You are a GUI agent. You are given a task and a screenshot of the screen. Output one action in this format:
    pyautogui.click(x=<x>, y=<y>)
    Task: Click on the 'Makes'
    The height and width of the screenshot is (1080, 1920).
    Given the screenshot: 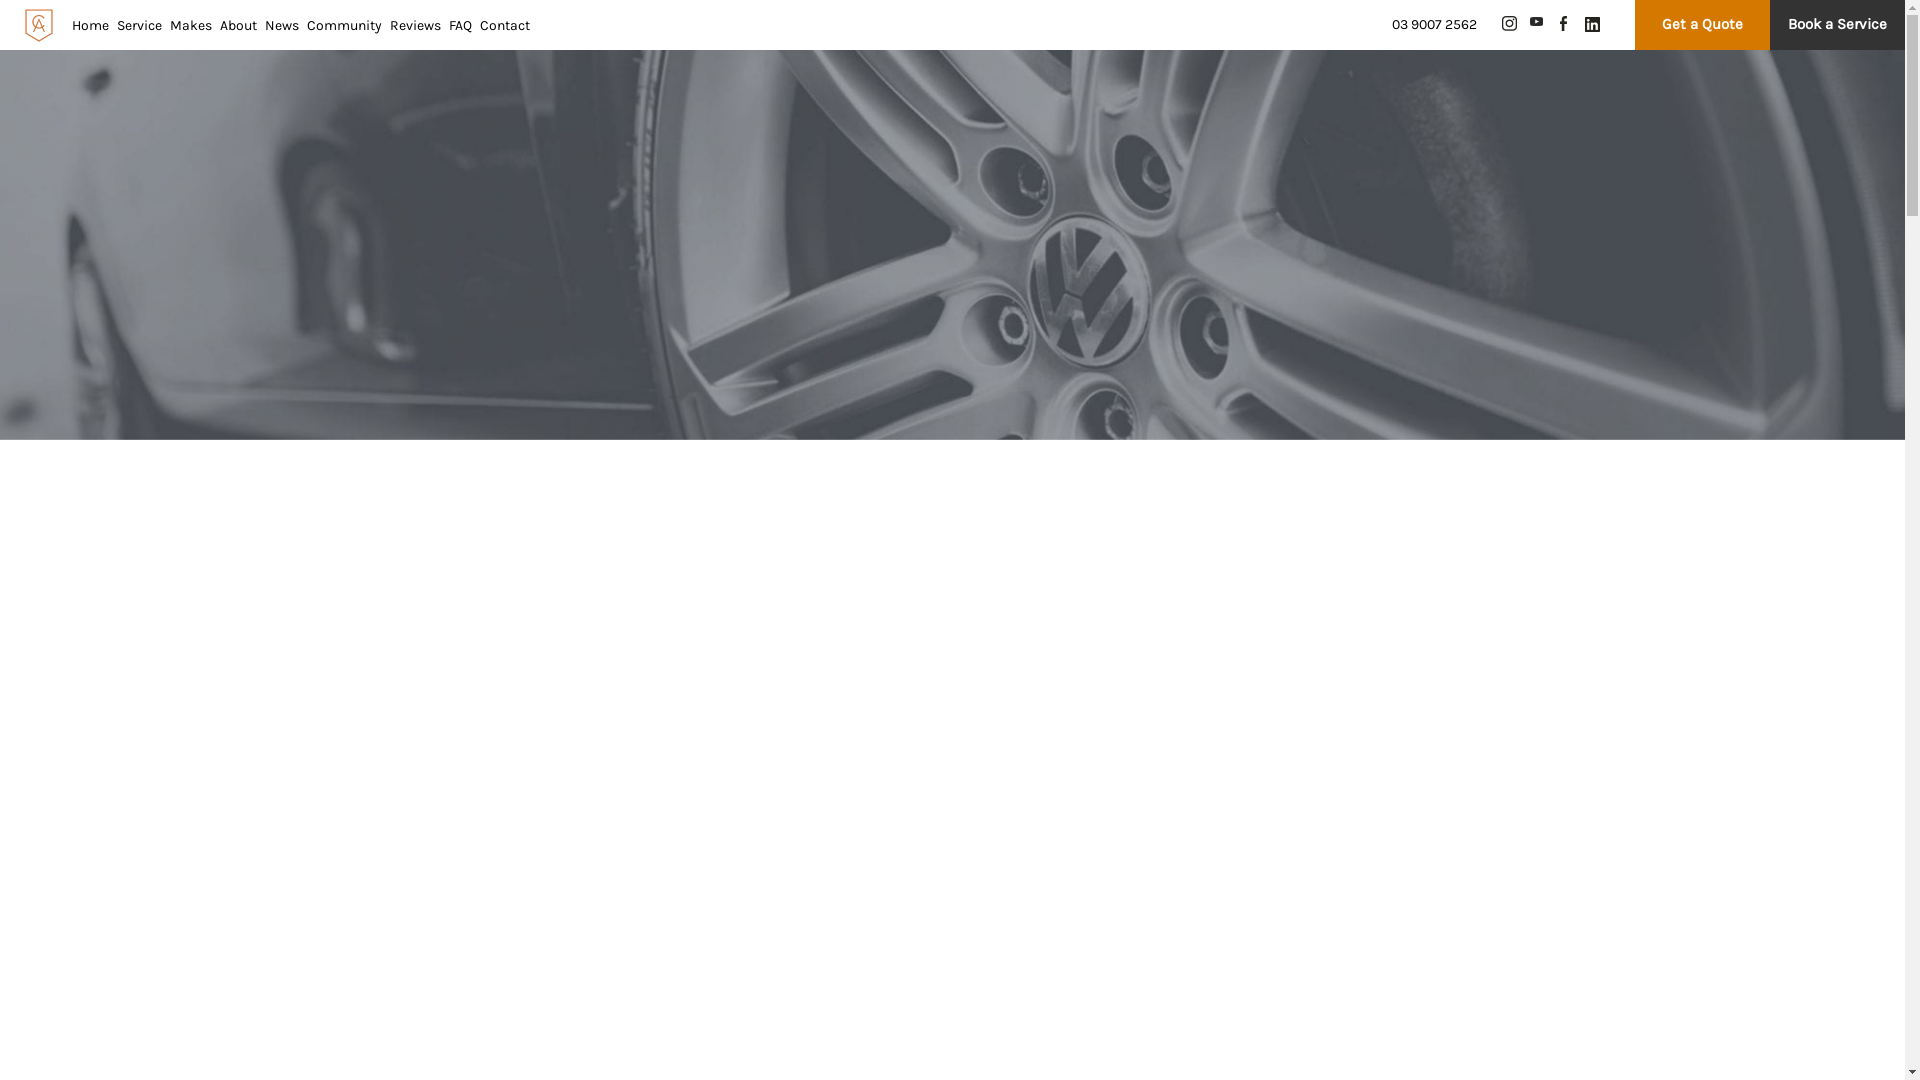 What is the action you would take?
    pyautogui.click(x=191, y=25)
    